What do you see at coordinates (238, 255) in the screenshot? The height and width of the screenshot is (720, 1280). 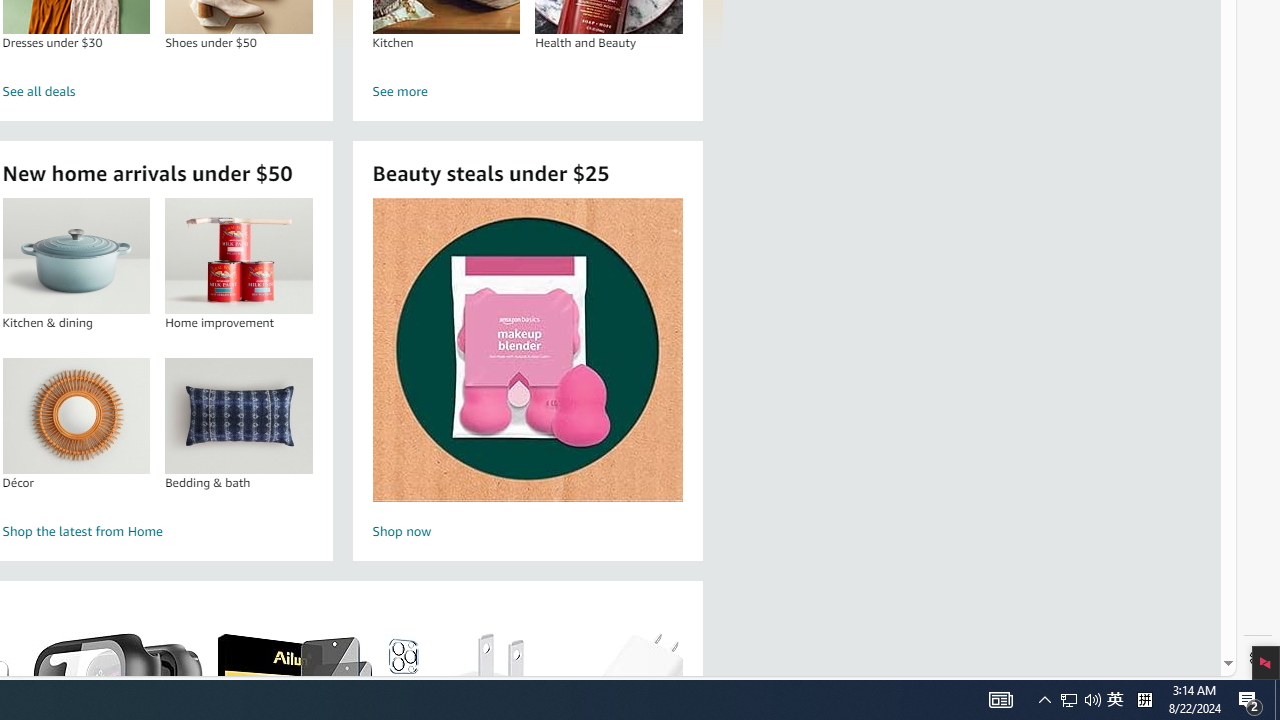 I see `'Home improvement'` at bounding box center [238, 255].